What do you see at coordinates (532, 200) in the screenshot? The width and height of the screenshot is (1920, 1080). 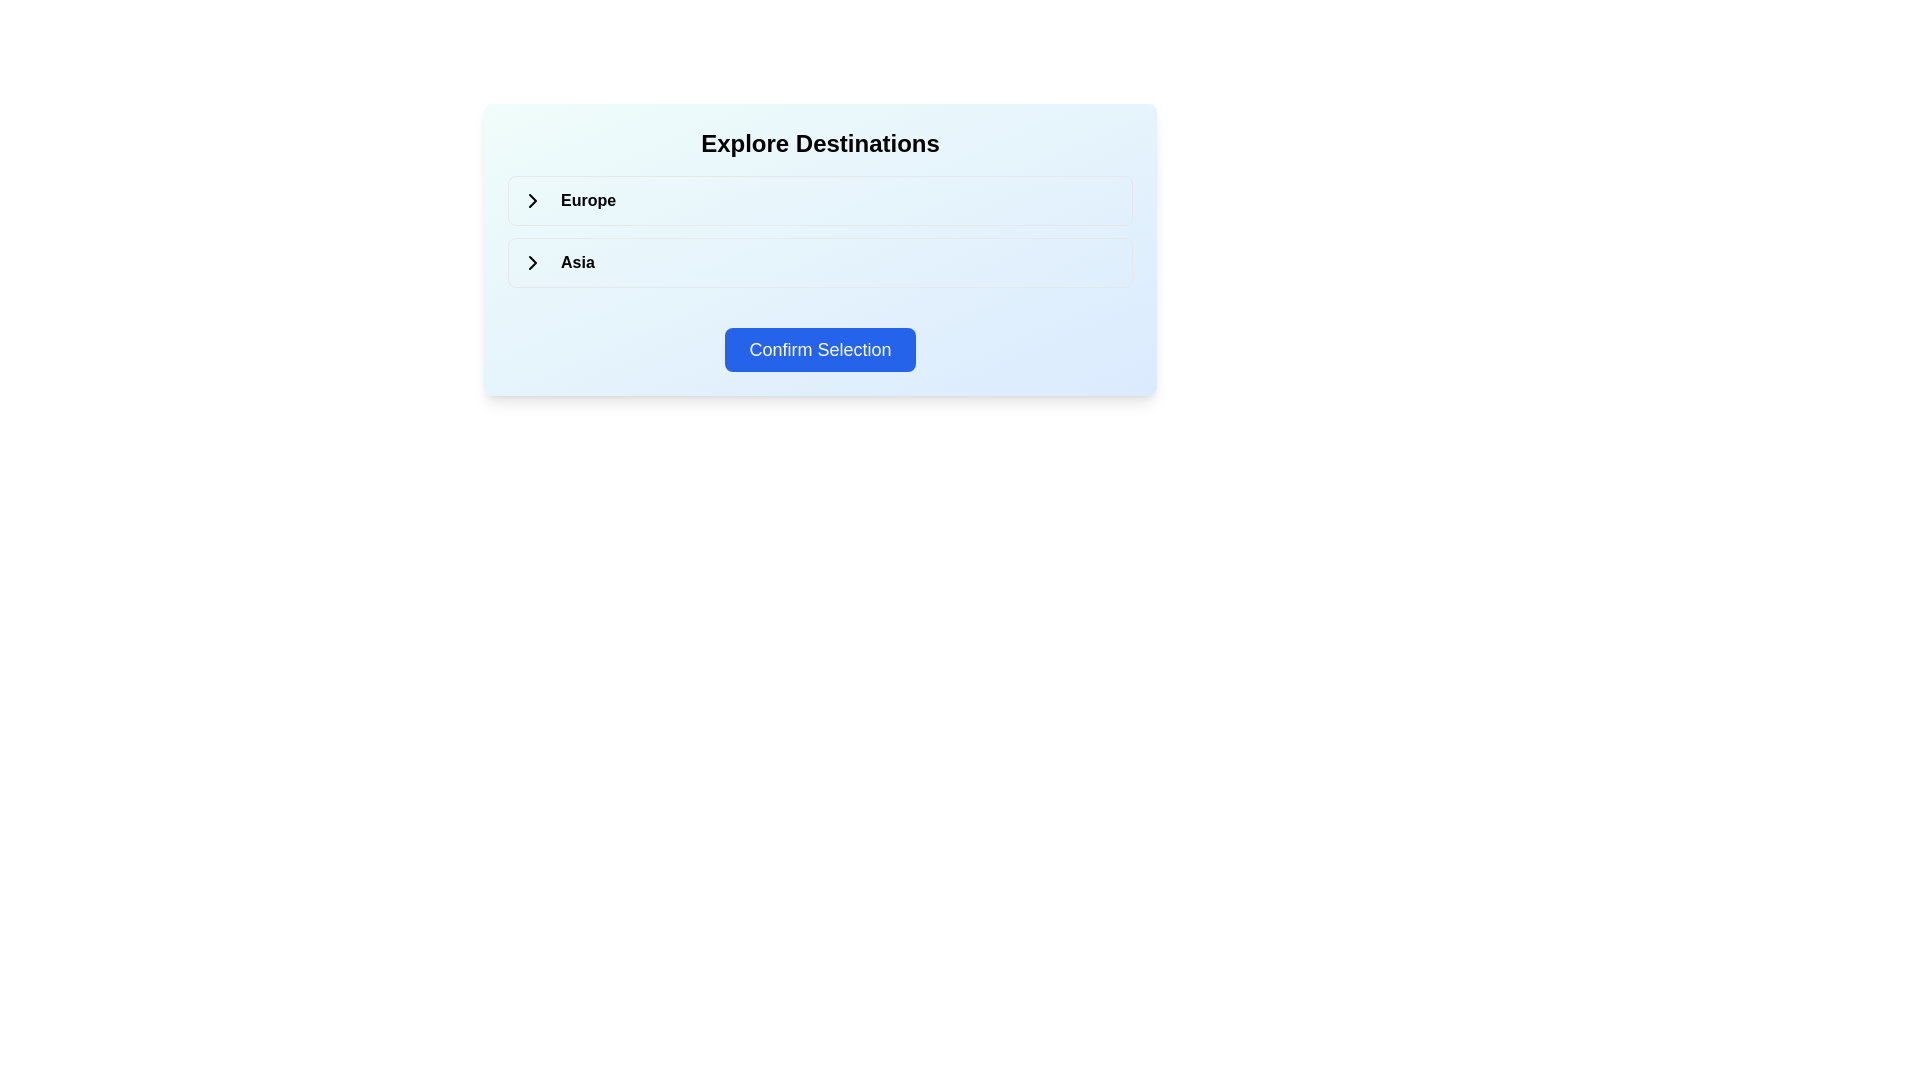 I see `the right-facing chevron icon with a black stroke, located to the left of the text 'Europe'` at bounding box center [532, 200].